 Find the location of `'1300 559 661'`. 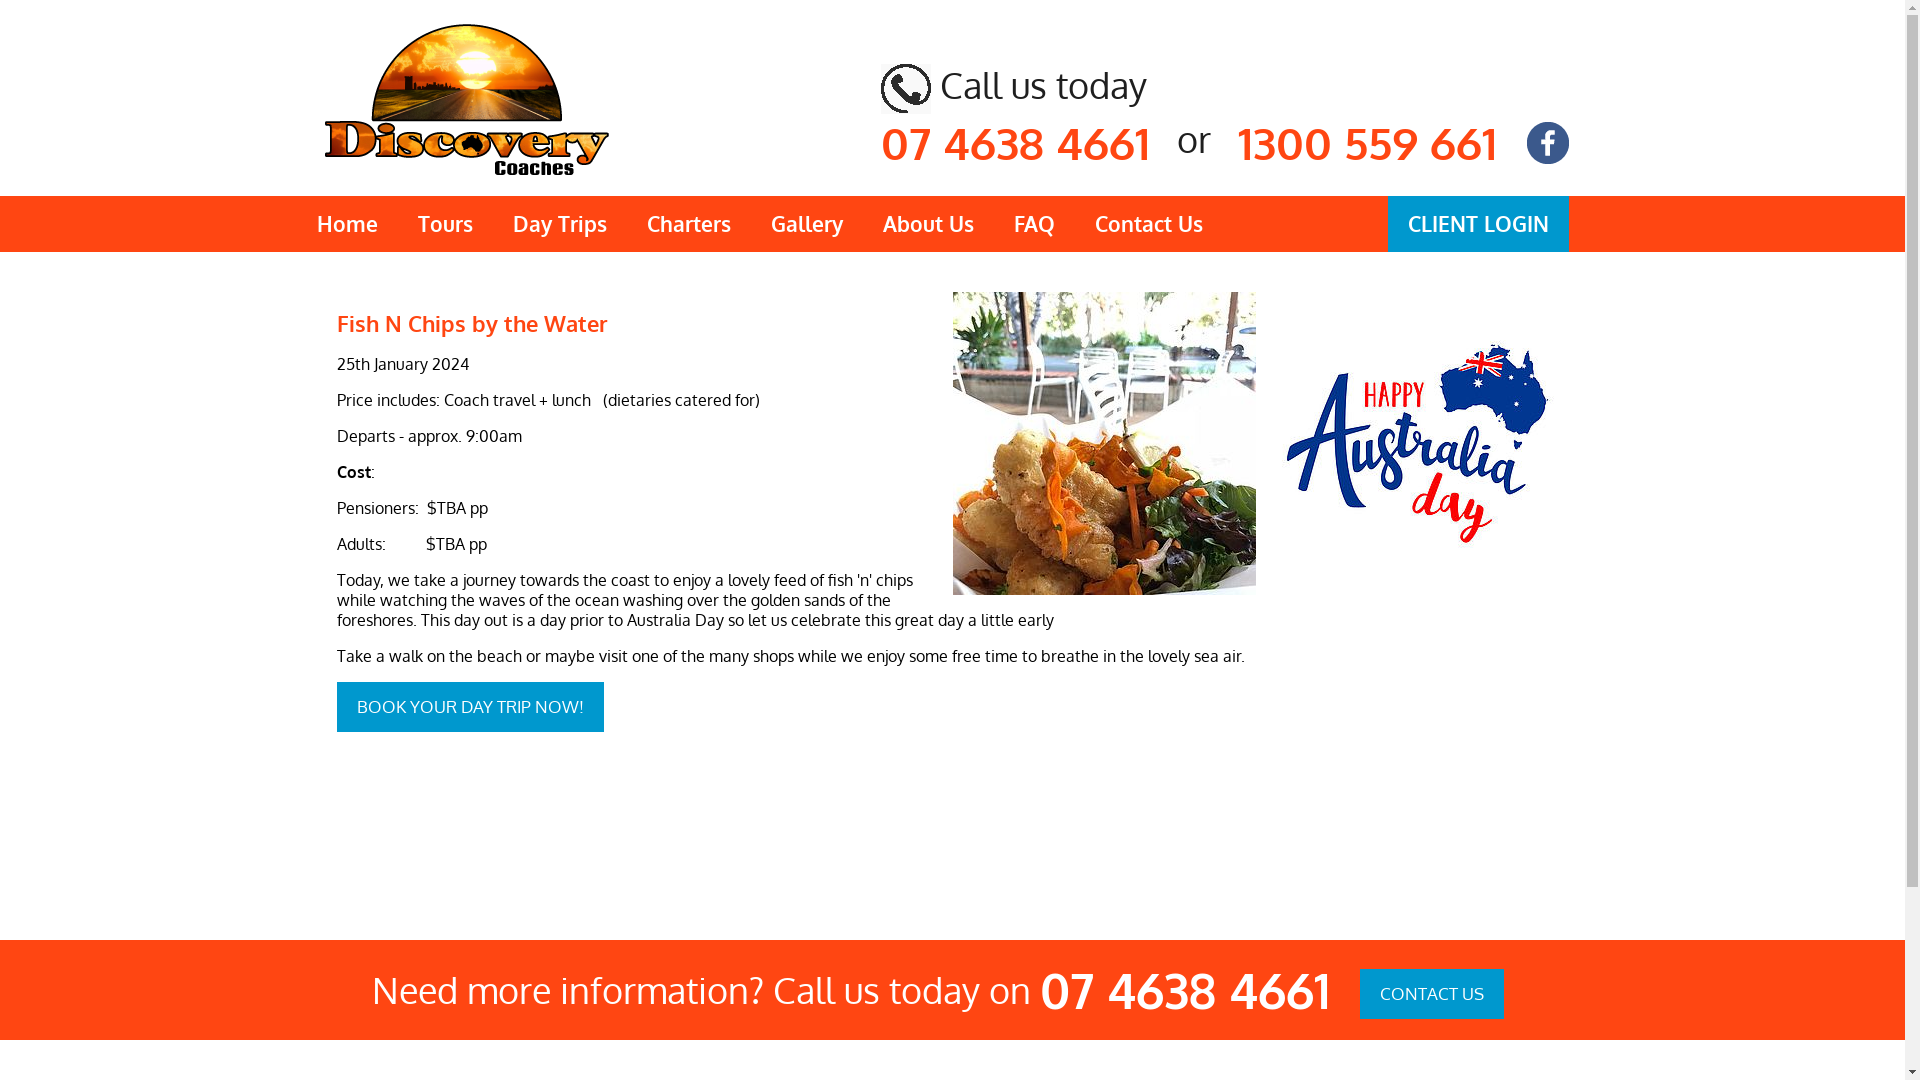

'1300 559 661' is located at coordinates (1237, 141).